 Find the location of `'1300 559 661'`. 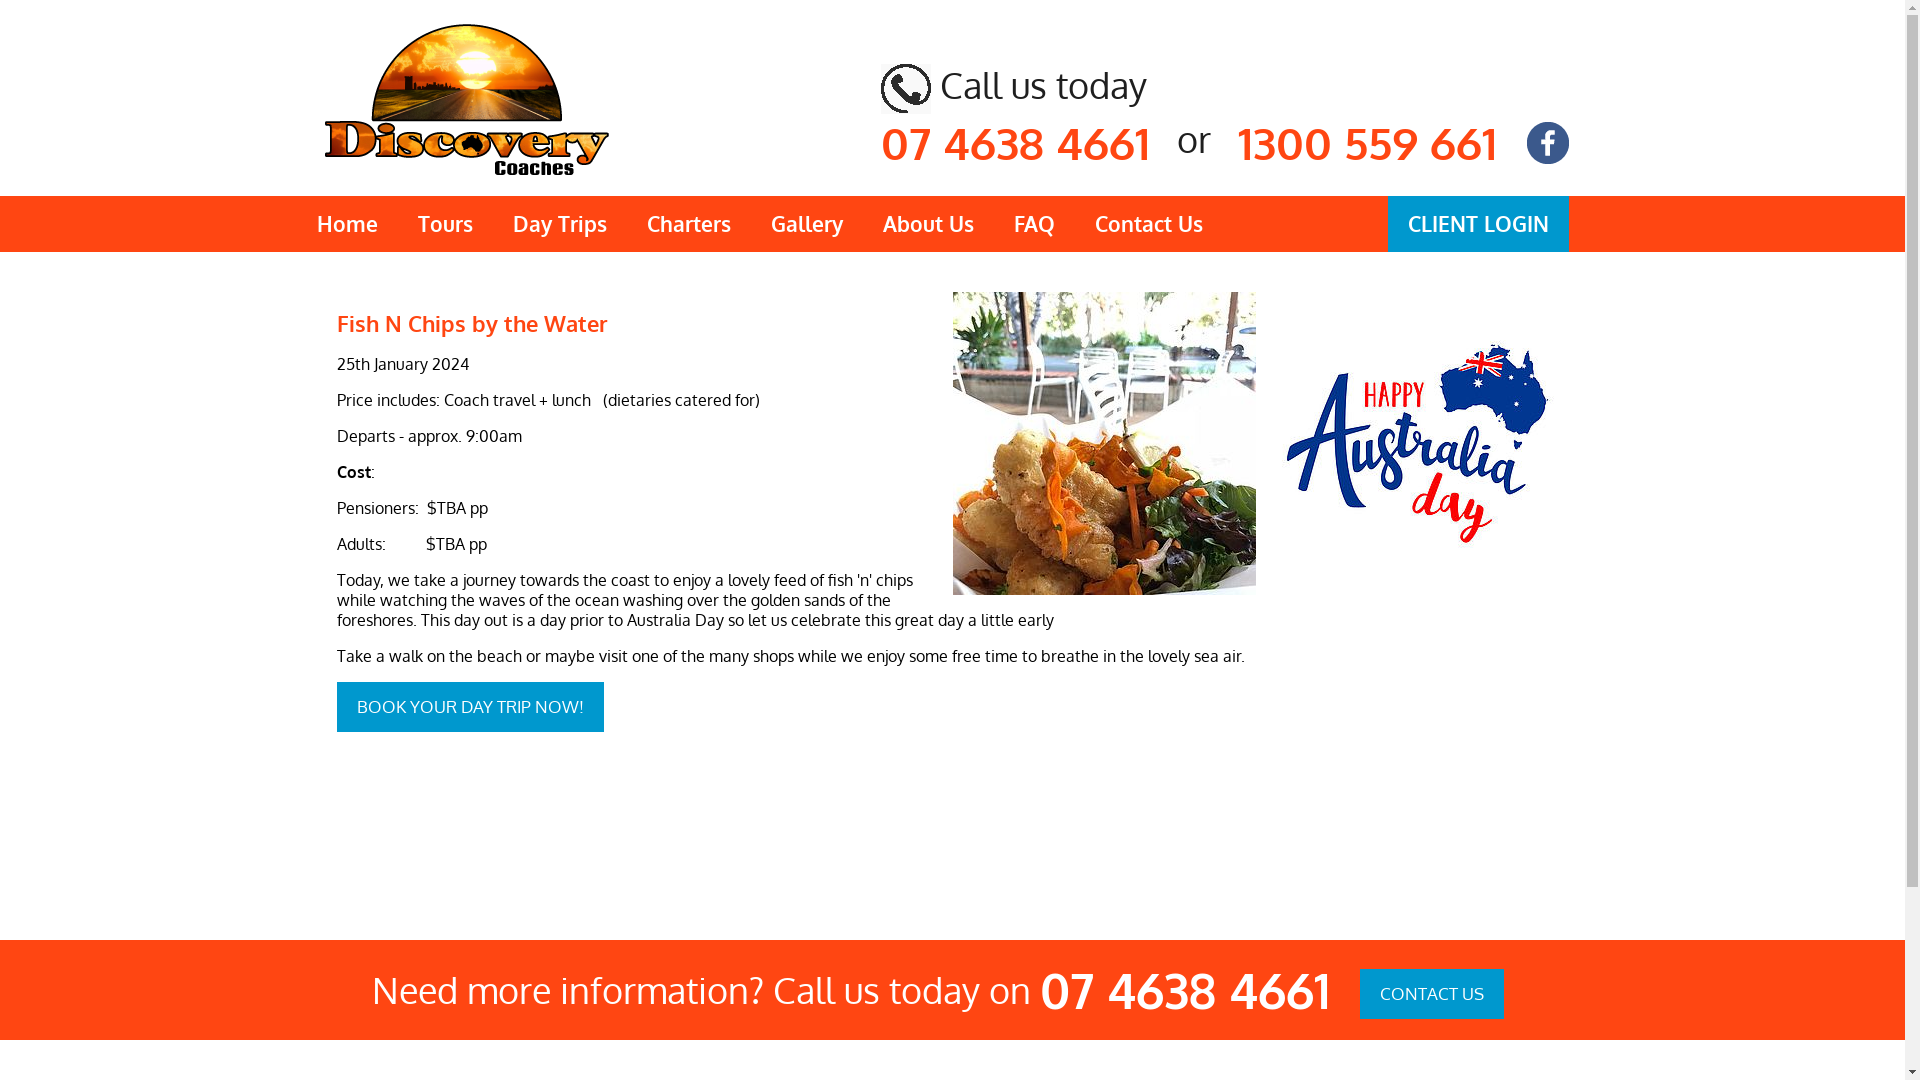

'1300 559 661' is located at coordinates (1237, 141).